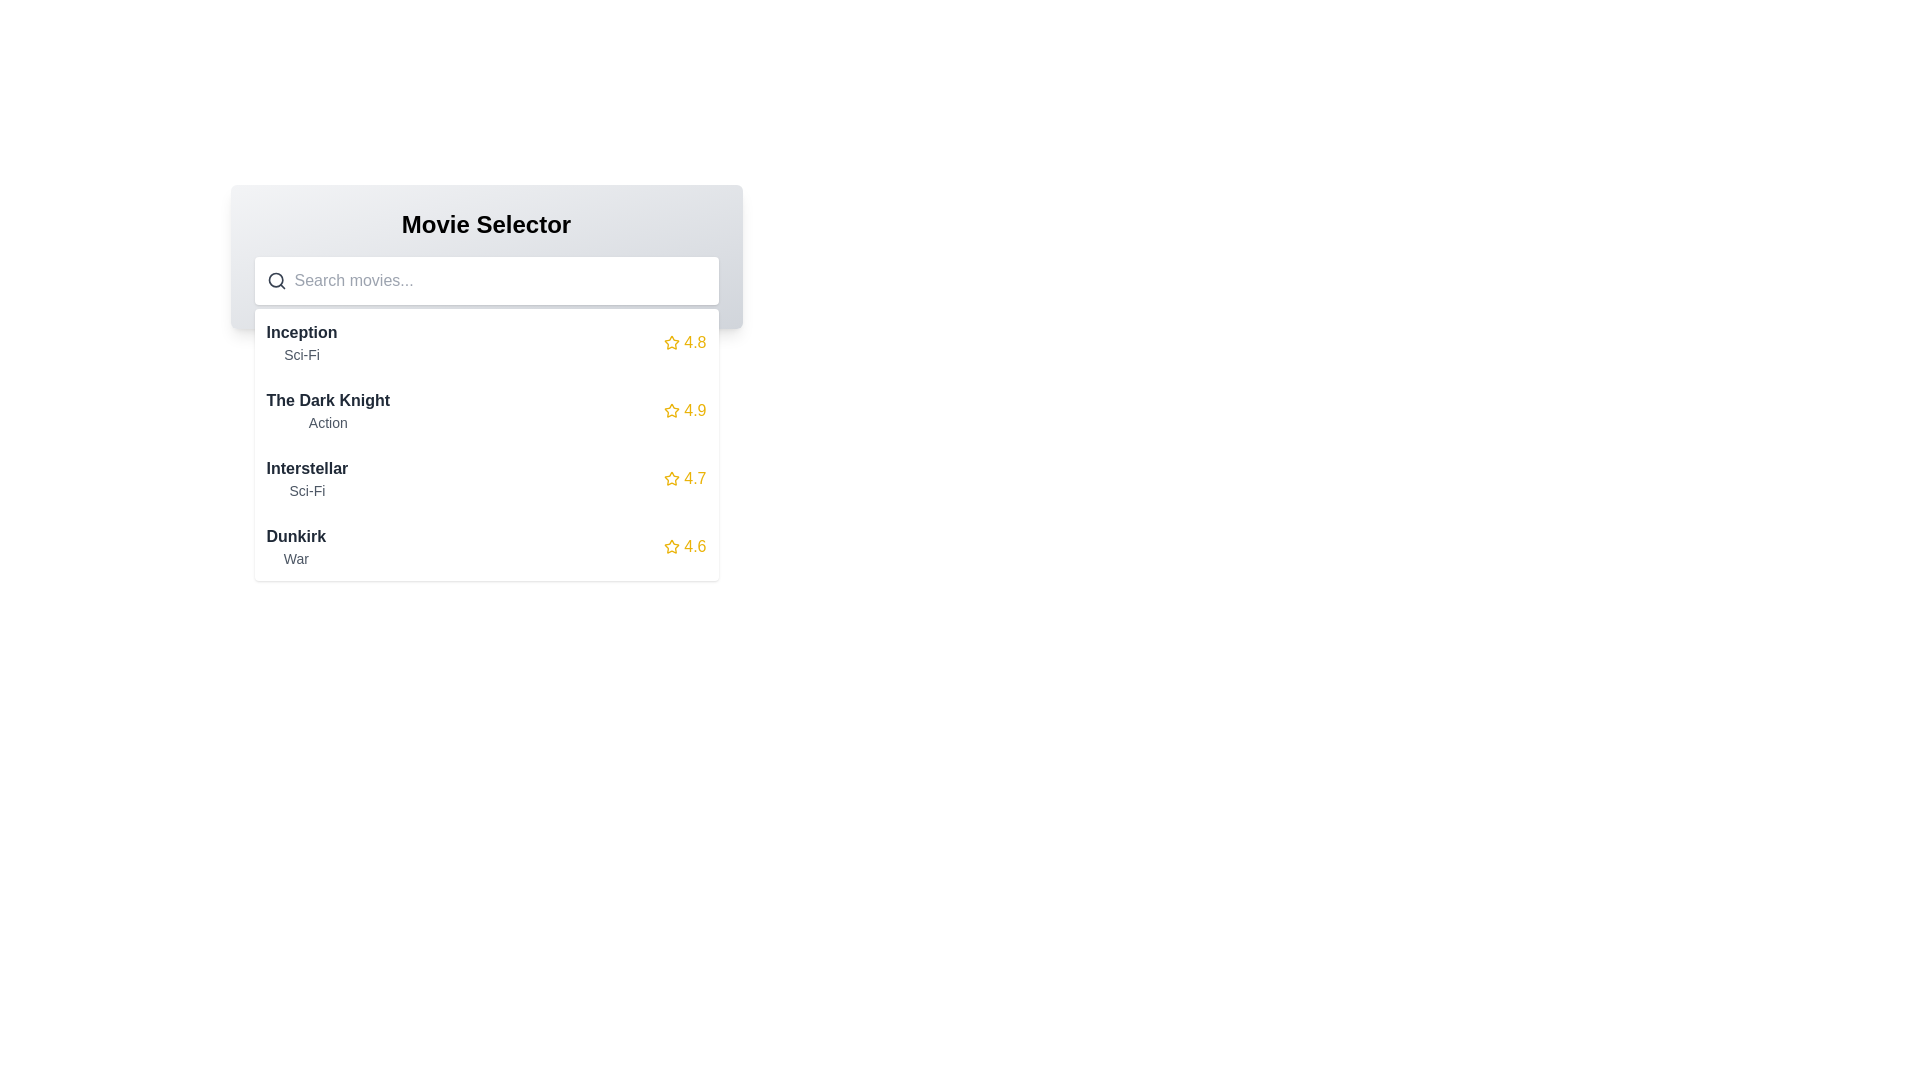  I want to click on text content of the informational label indicating the genre associated with the movie 'Interstellar', located directly below its title in the movie list interface, so click(306, 490).